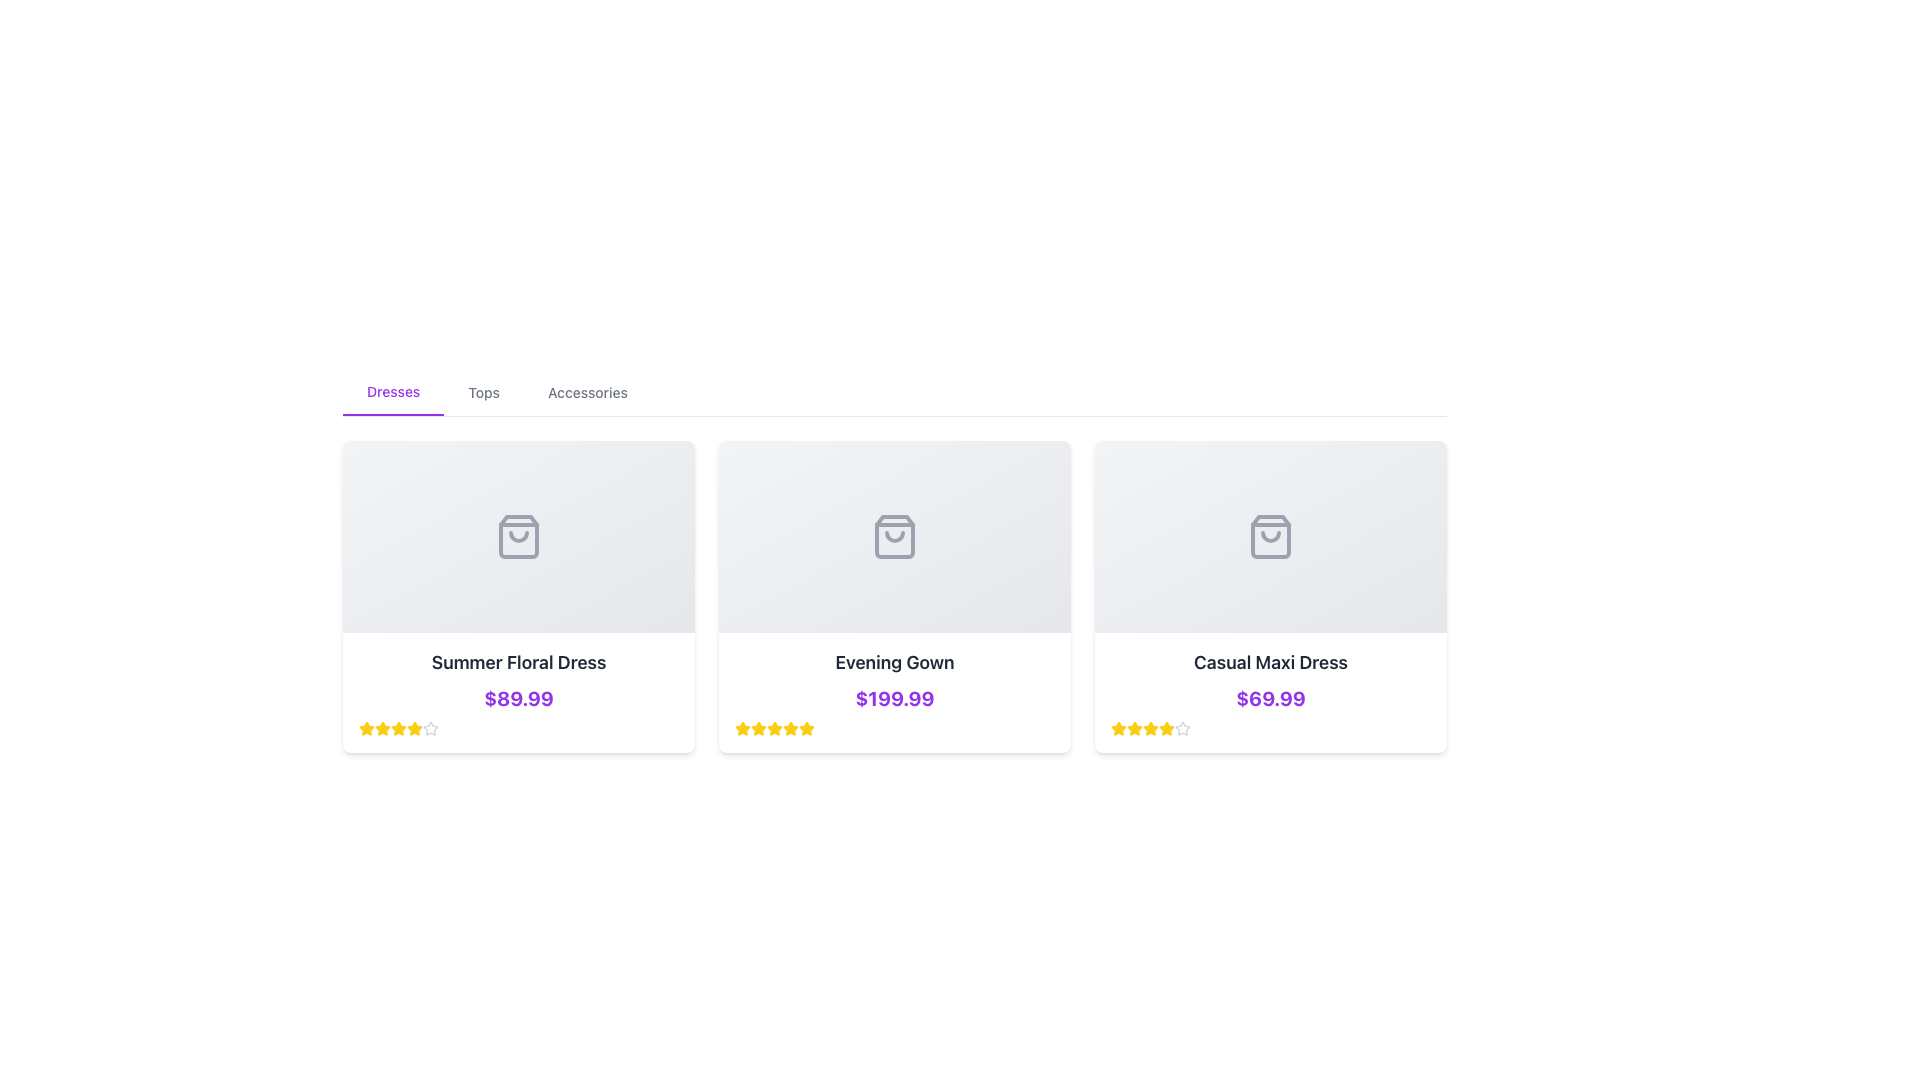 The height and width of the screenshot is (1080, 1920). What do you see at coordinates (1270, 535) in the screenshot?
I see `the shopping bag icon located in the third card titled 'Casual Maxi Dress', which is characterized by its gray color and rectangular shape with a curved handle` at bounding box center [1270, 535].